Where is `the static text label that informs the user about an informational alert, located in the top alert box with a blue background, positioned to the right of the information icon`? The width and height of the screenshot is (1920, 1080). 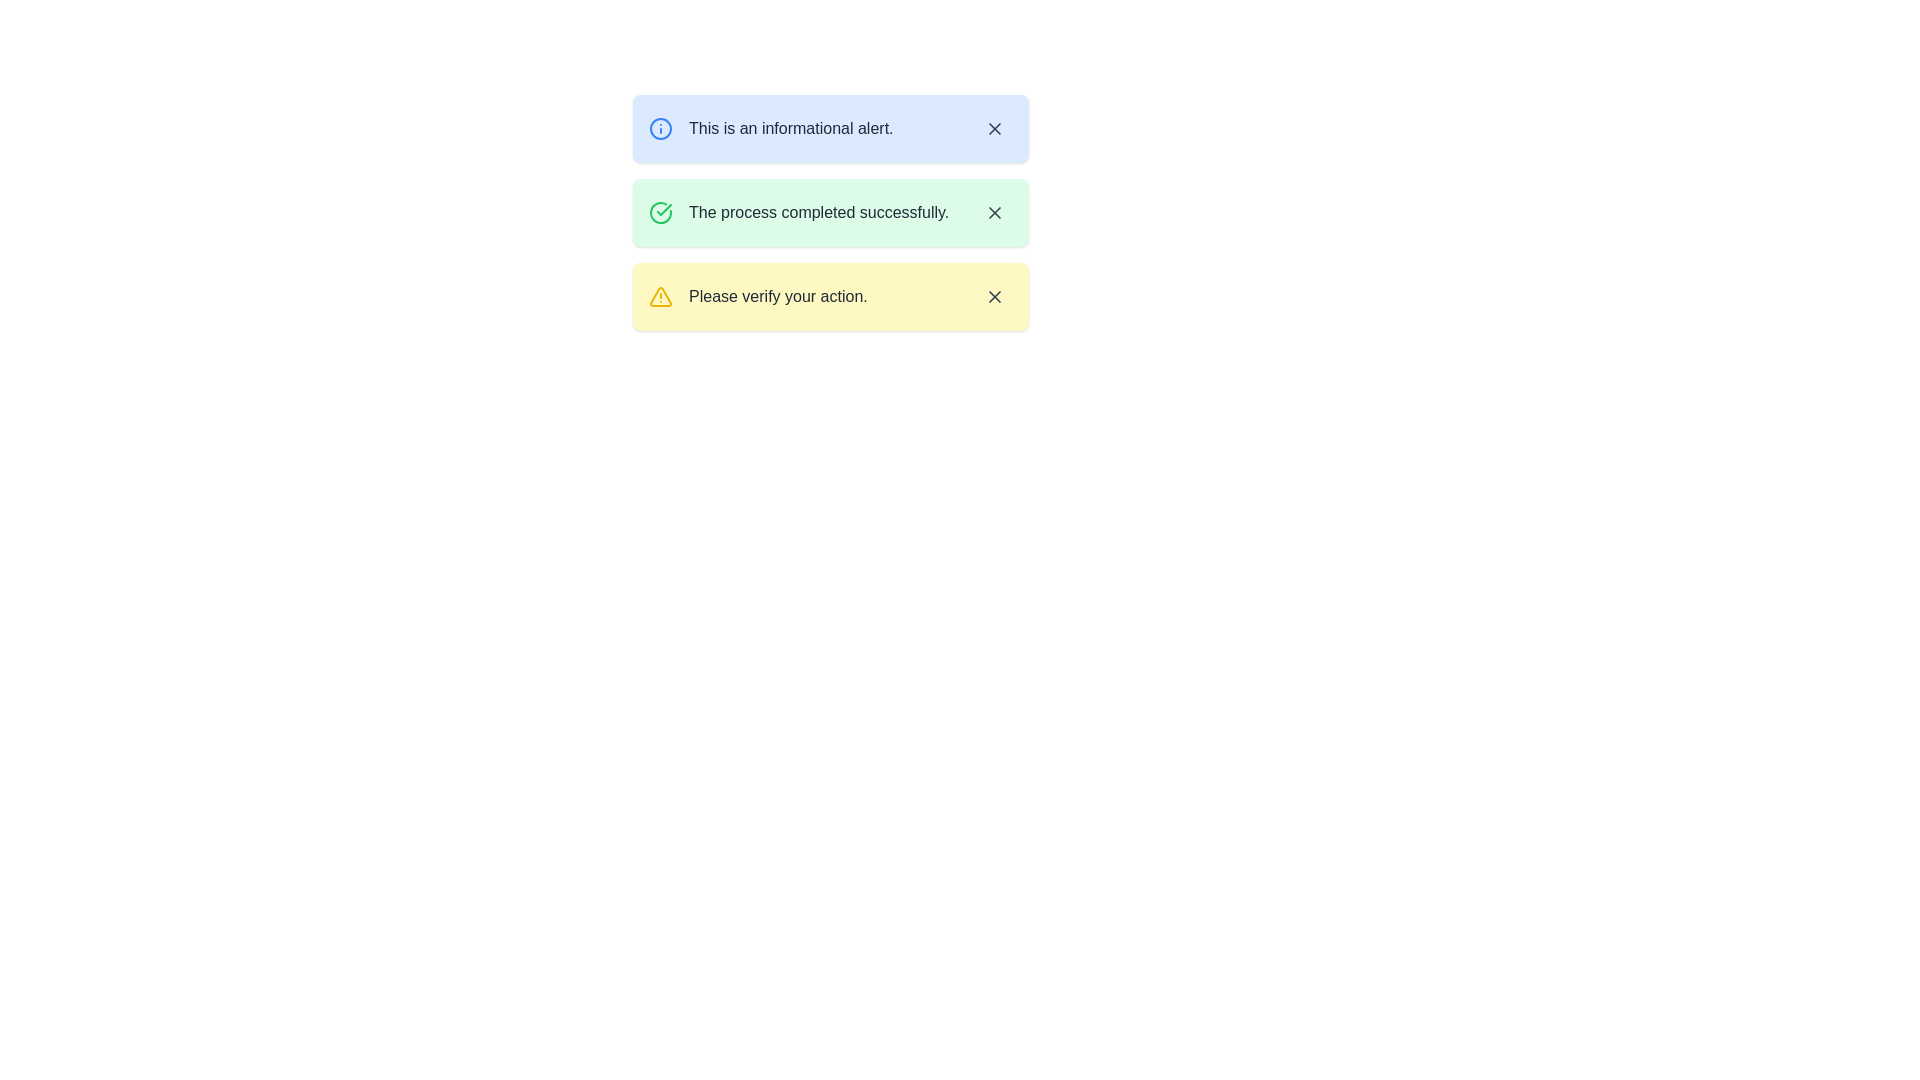
the static text label that informs the user about an informational alert, located in the top alert box with a blue background, positioned to the right of the information icon is located at coordinates (790, 128).